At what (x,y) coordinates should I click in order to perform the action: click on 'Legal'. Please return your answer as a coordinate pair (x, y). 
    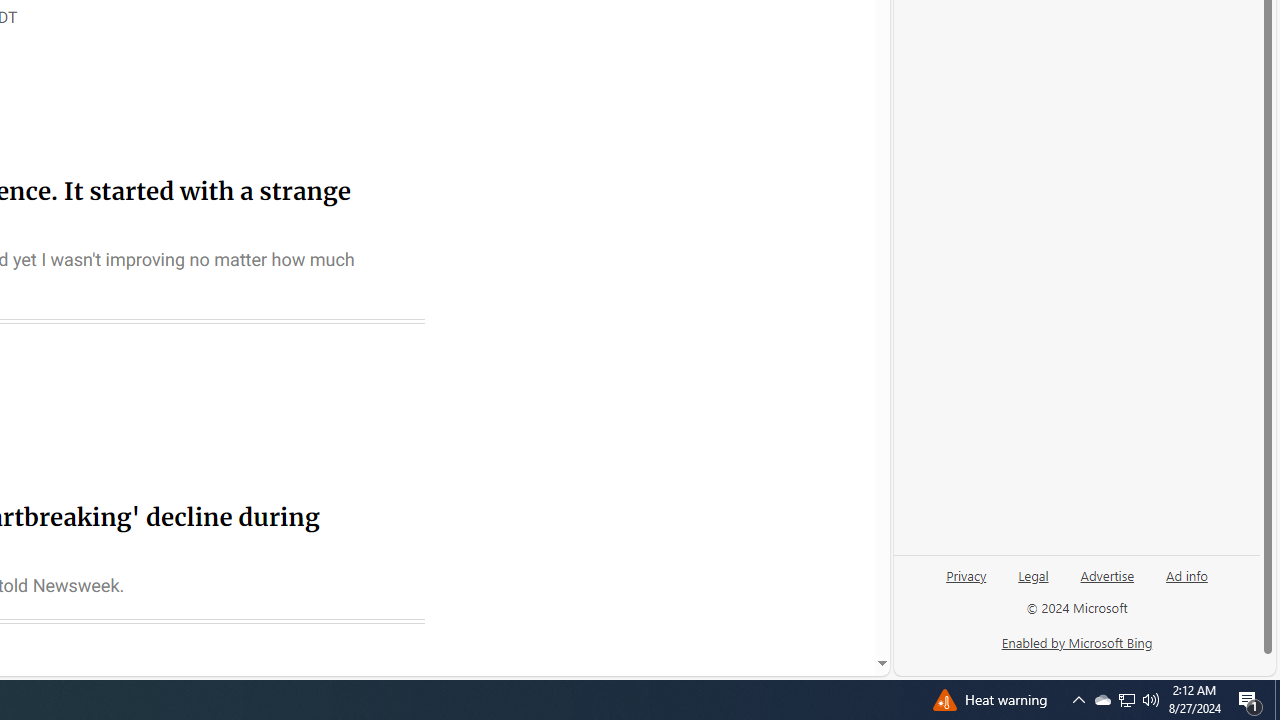
    Looking at the image, I should click on (1033, 583).